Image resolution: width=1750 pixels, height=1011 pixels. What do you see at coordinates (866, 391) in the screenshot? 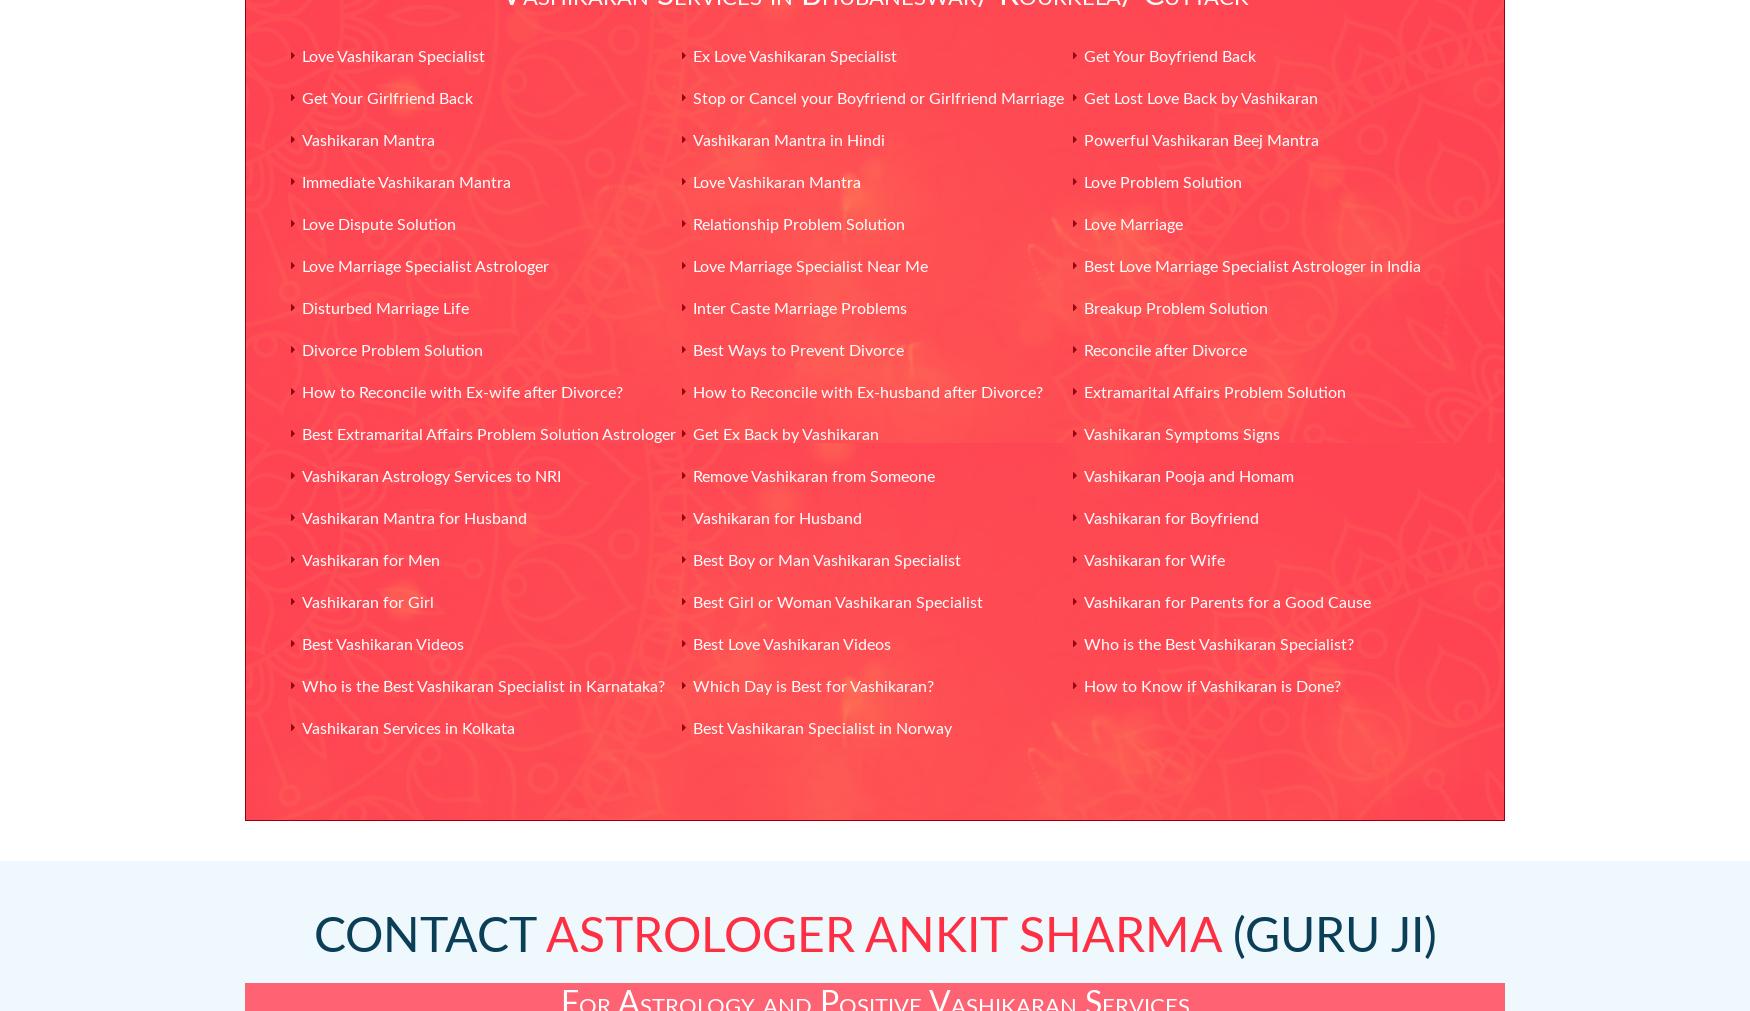
I see `'How to Reconcile with Ex-husband after Divorce?'` at bounding box center [866, 391].